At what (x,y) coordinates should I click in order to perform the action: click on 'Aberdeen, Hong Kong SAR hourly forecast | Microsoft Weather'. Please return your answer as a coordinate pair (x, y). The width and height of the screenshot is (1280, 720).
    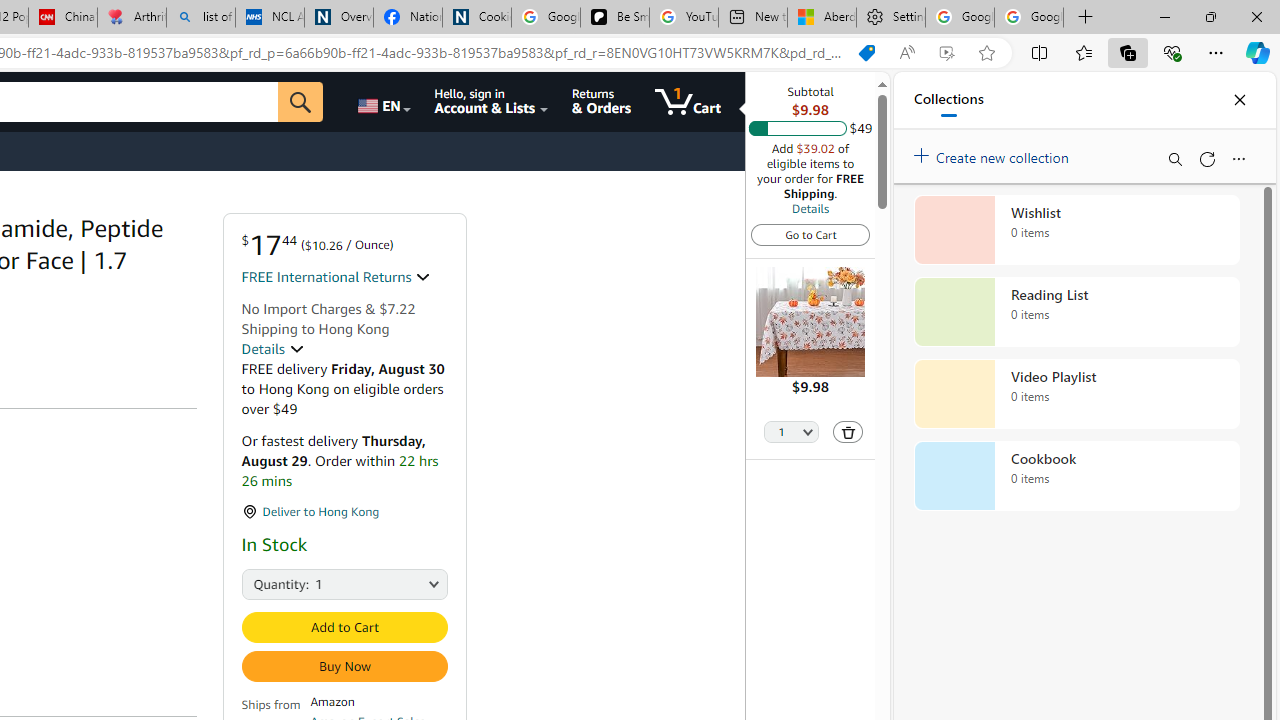
    Looking at the image, I should click on (822, 17).